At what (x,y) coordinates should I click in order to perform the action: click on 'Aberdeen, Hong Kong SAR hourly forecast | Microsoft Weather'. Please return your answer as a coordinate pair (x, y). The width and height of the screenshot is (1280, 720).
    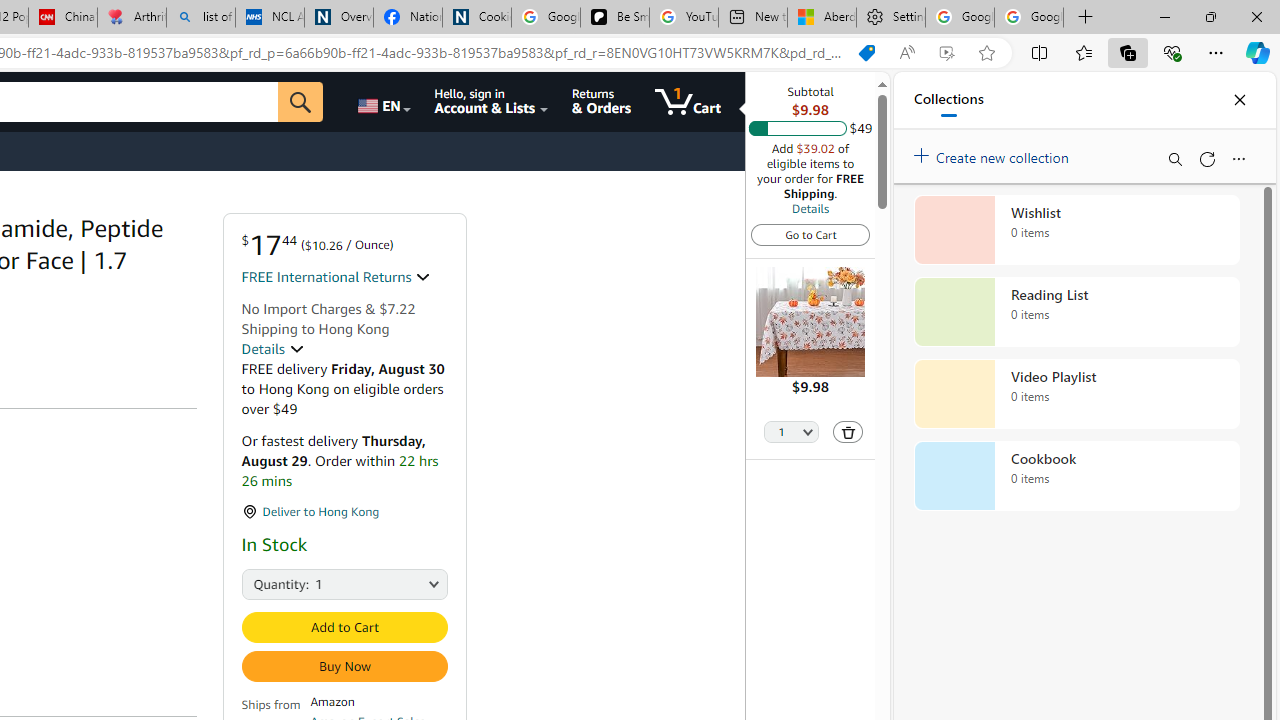
    Looking at the image, I should click on (822, 17).